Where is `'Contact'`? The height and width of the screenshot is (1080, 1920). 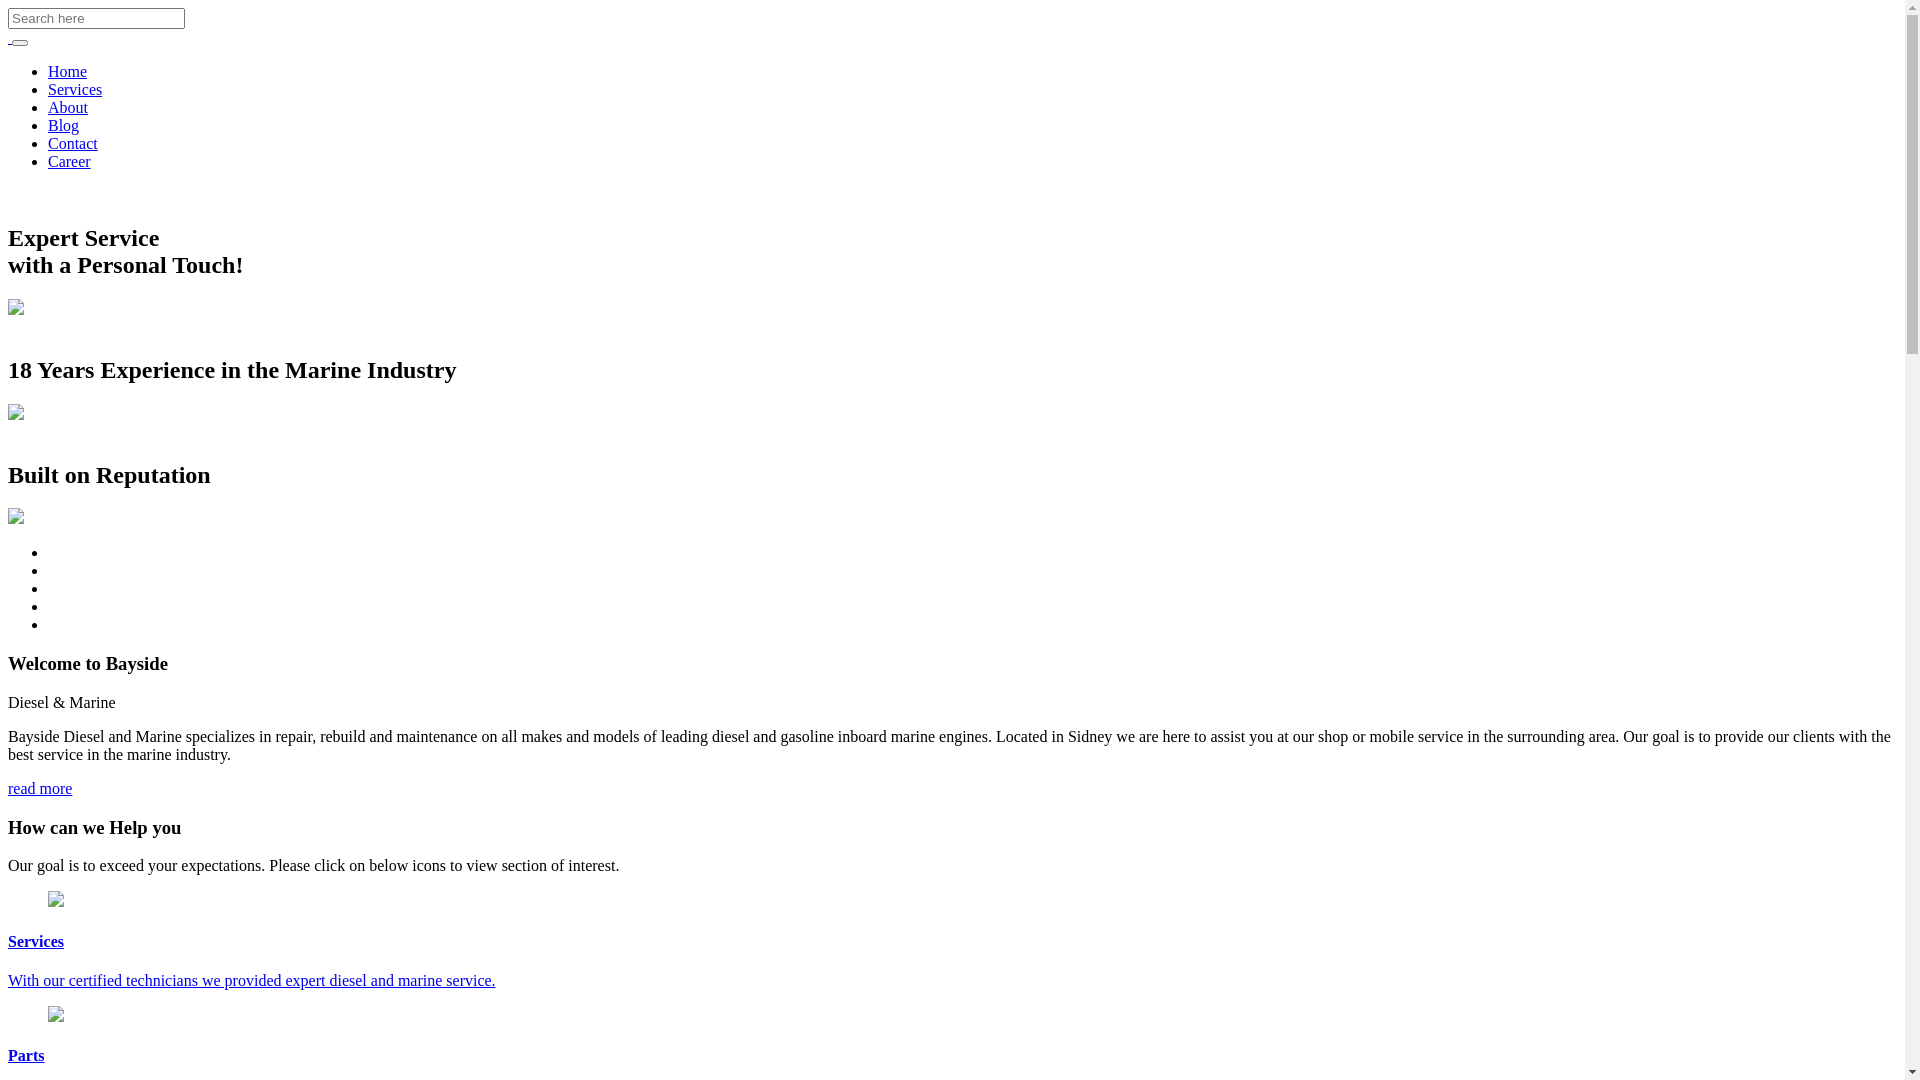
'Contact' is located at coordinates (72, 142).